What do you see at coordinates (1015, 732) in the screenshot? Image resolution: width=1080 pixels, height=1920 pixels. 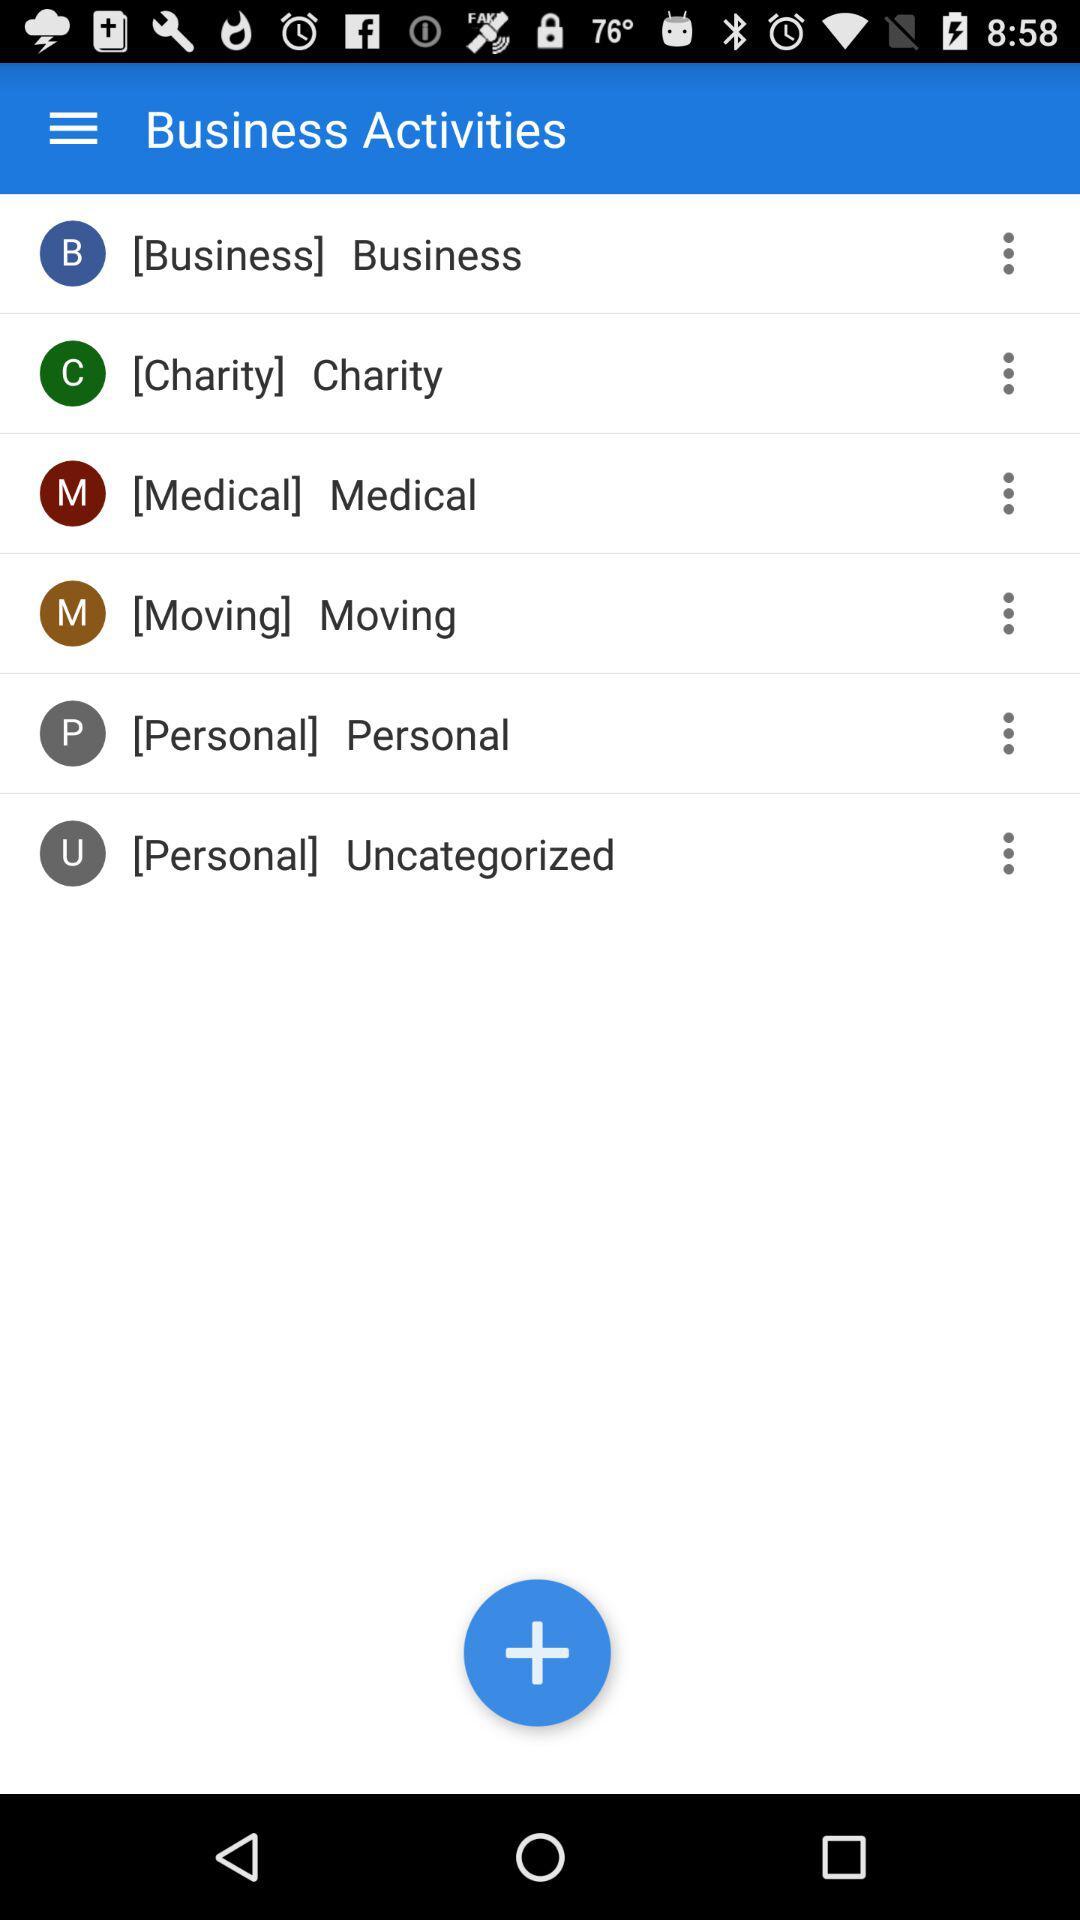 I see `options` at bounding box center [1015, 732].